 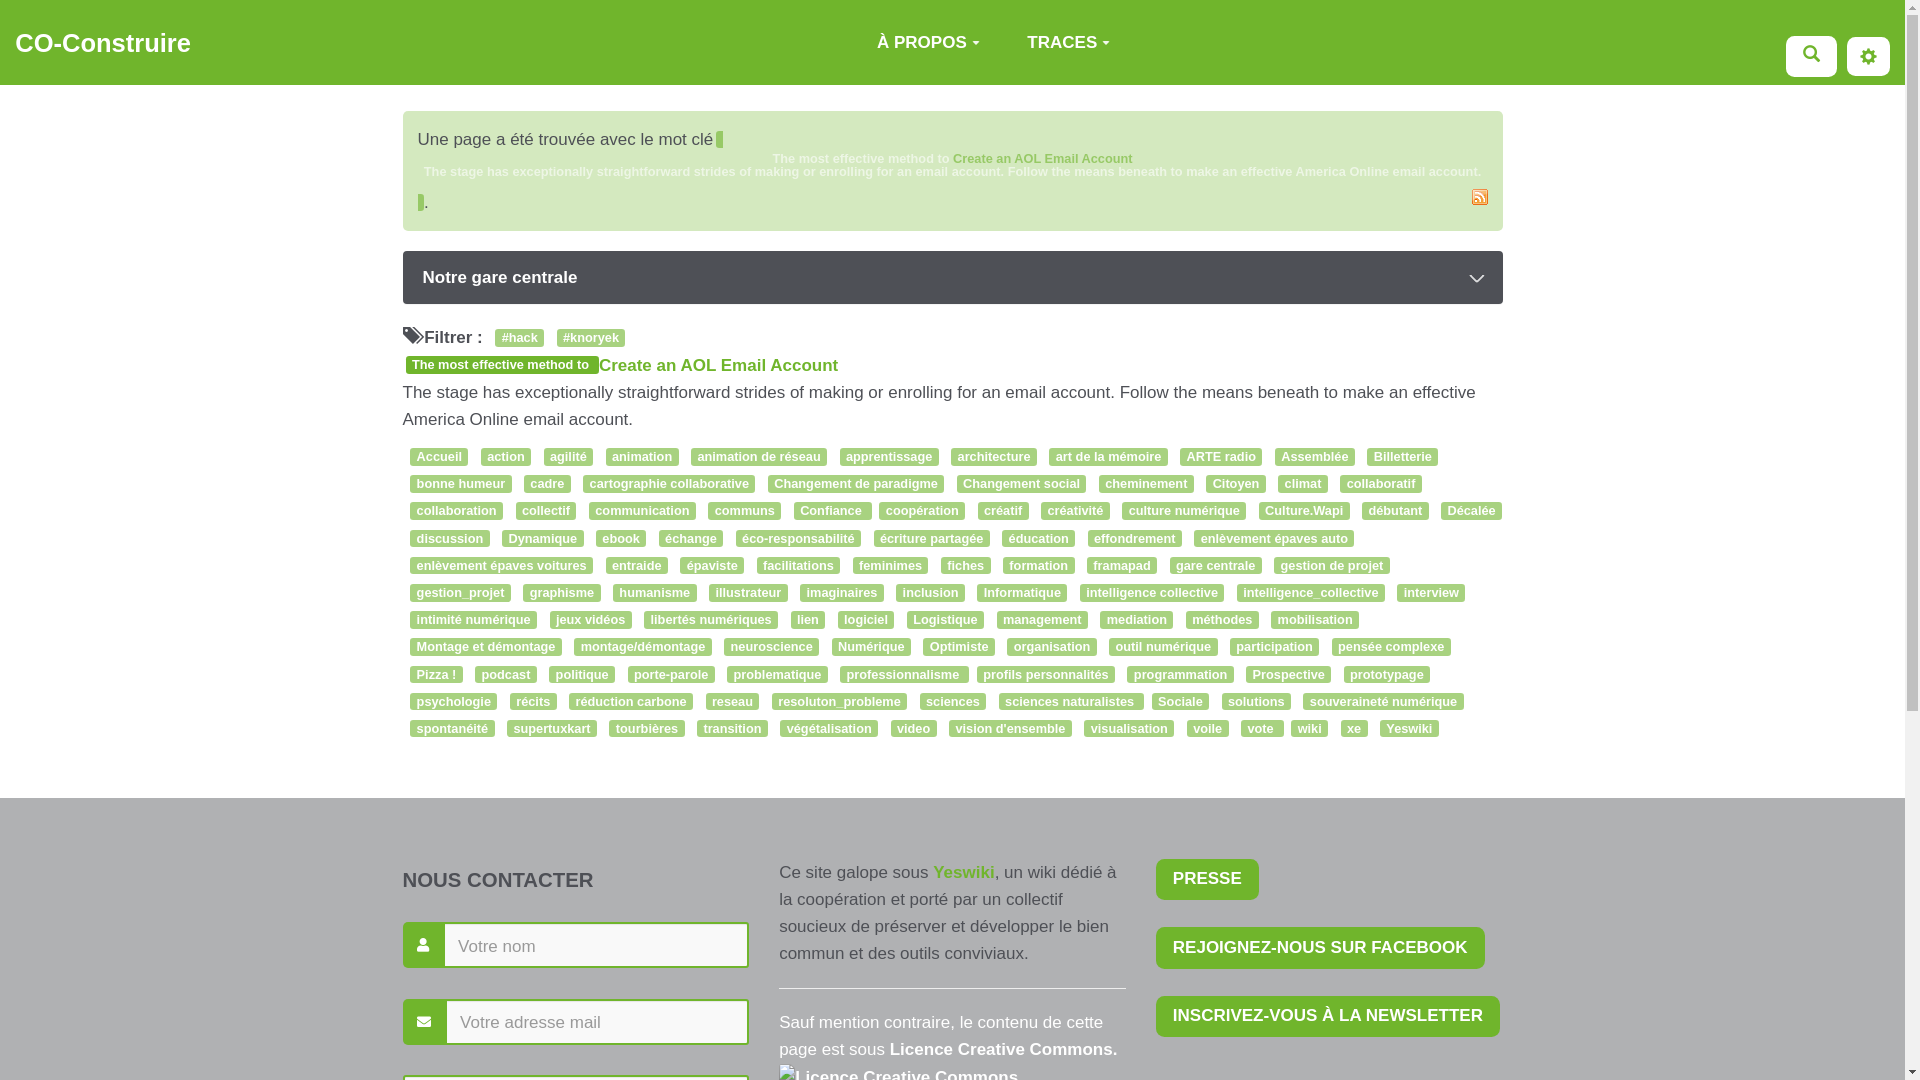 What do you see at coordinates (627, 675) in the screenshot?
I see `'porte-parole'` at bounding box center [627, 675].